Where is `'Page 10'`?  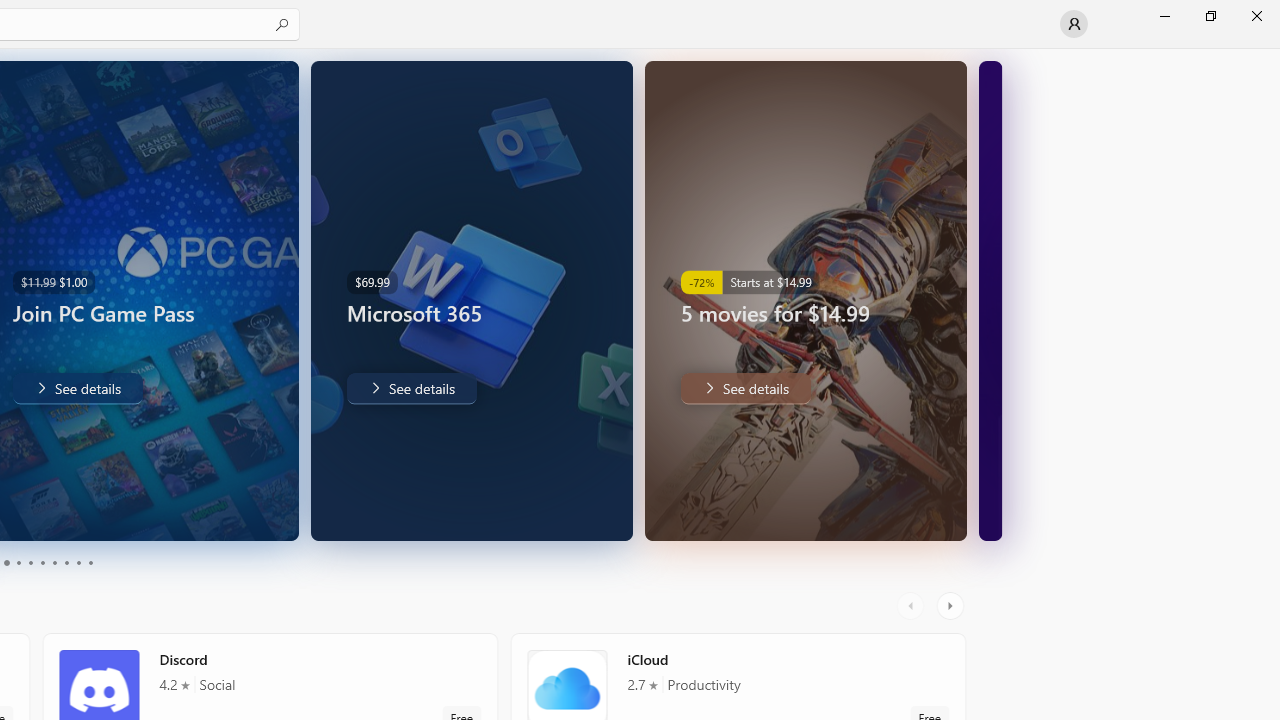 'Page 10' is located at coordinates (89, 563).